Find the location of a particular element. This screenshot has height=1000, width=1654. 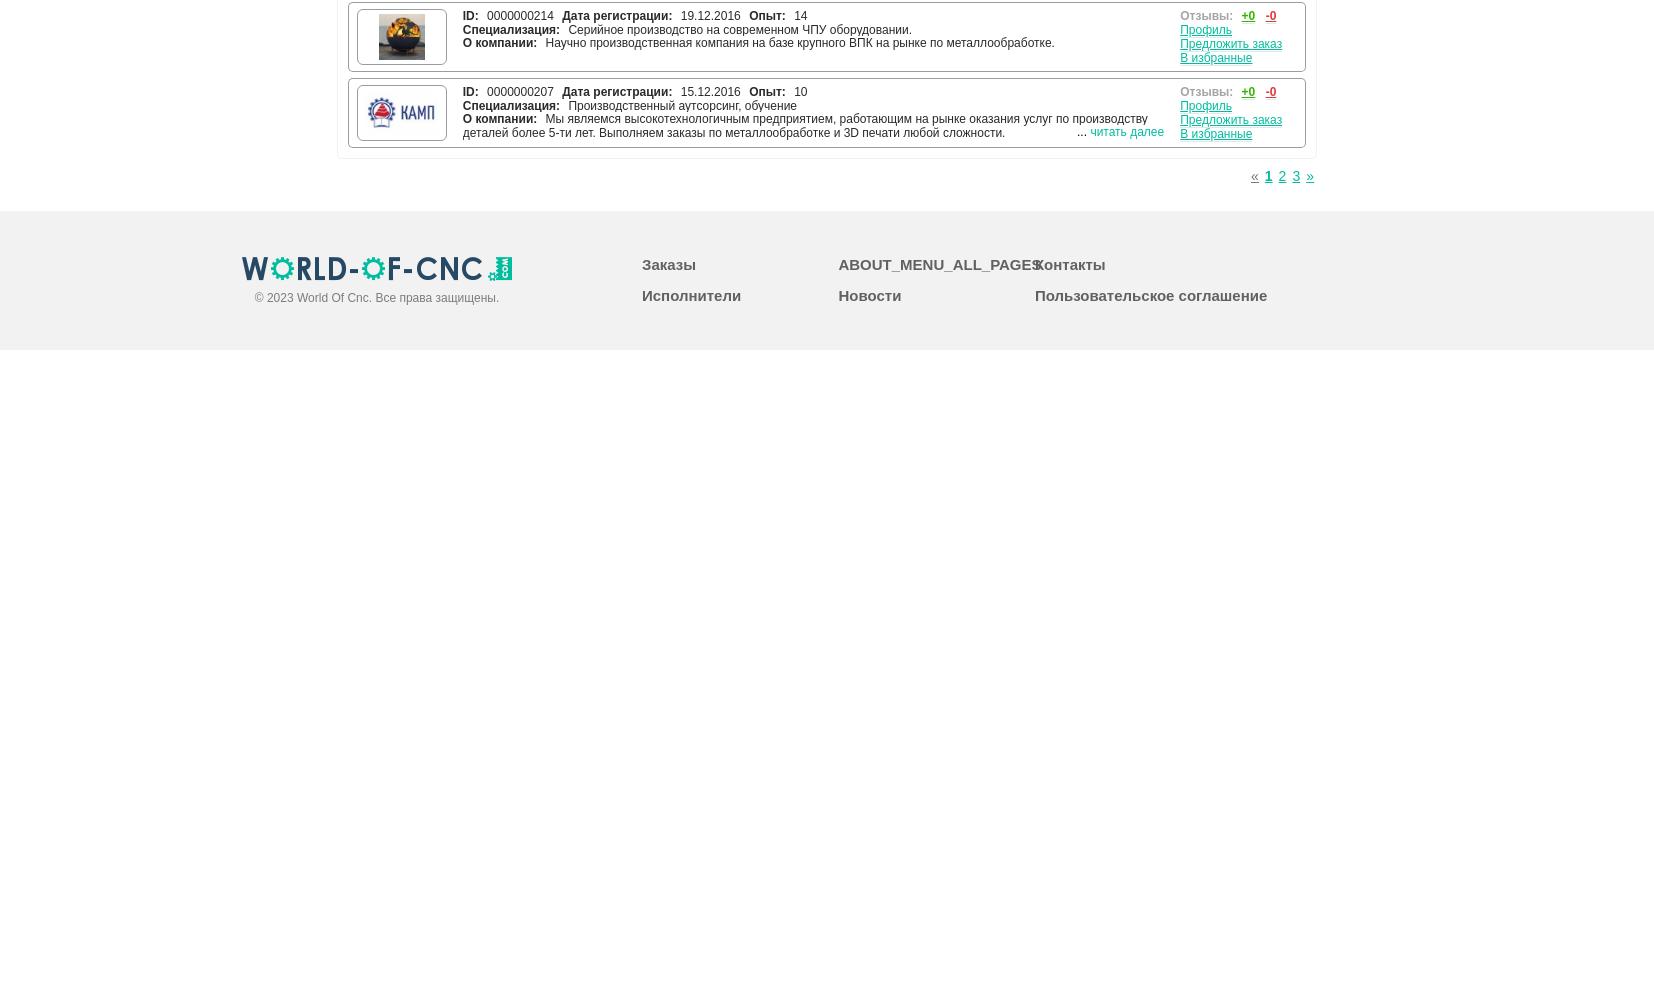

'Предприятие холдинга ООО НПП «Технопроект» представляет научно-производственное предприятие, которое   имеет полный комплекс необходимого оборудования для производства и испытания электромагнитных клапанов, пневмомодулей, трубных соединителей на высокое давление (муфт), быстроразъемных соединений (БРС), воздушных фильтров, пневмо-гидравлических мультипликаторов и других специальных устройств, управляющих потоками сред. Также предметом деятельности нашей компании является разработка и изготовление уплотнительных элементов, блоков управления продуктом и министендов для испытания пневмомодулей.' is located at coordinates (810, 250).